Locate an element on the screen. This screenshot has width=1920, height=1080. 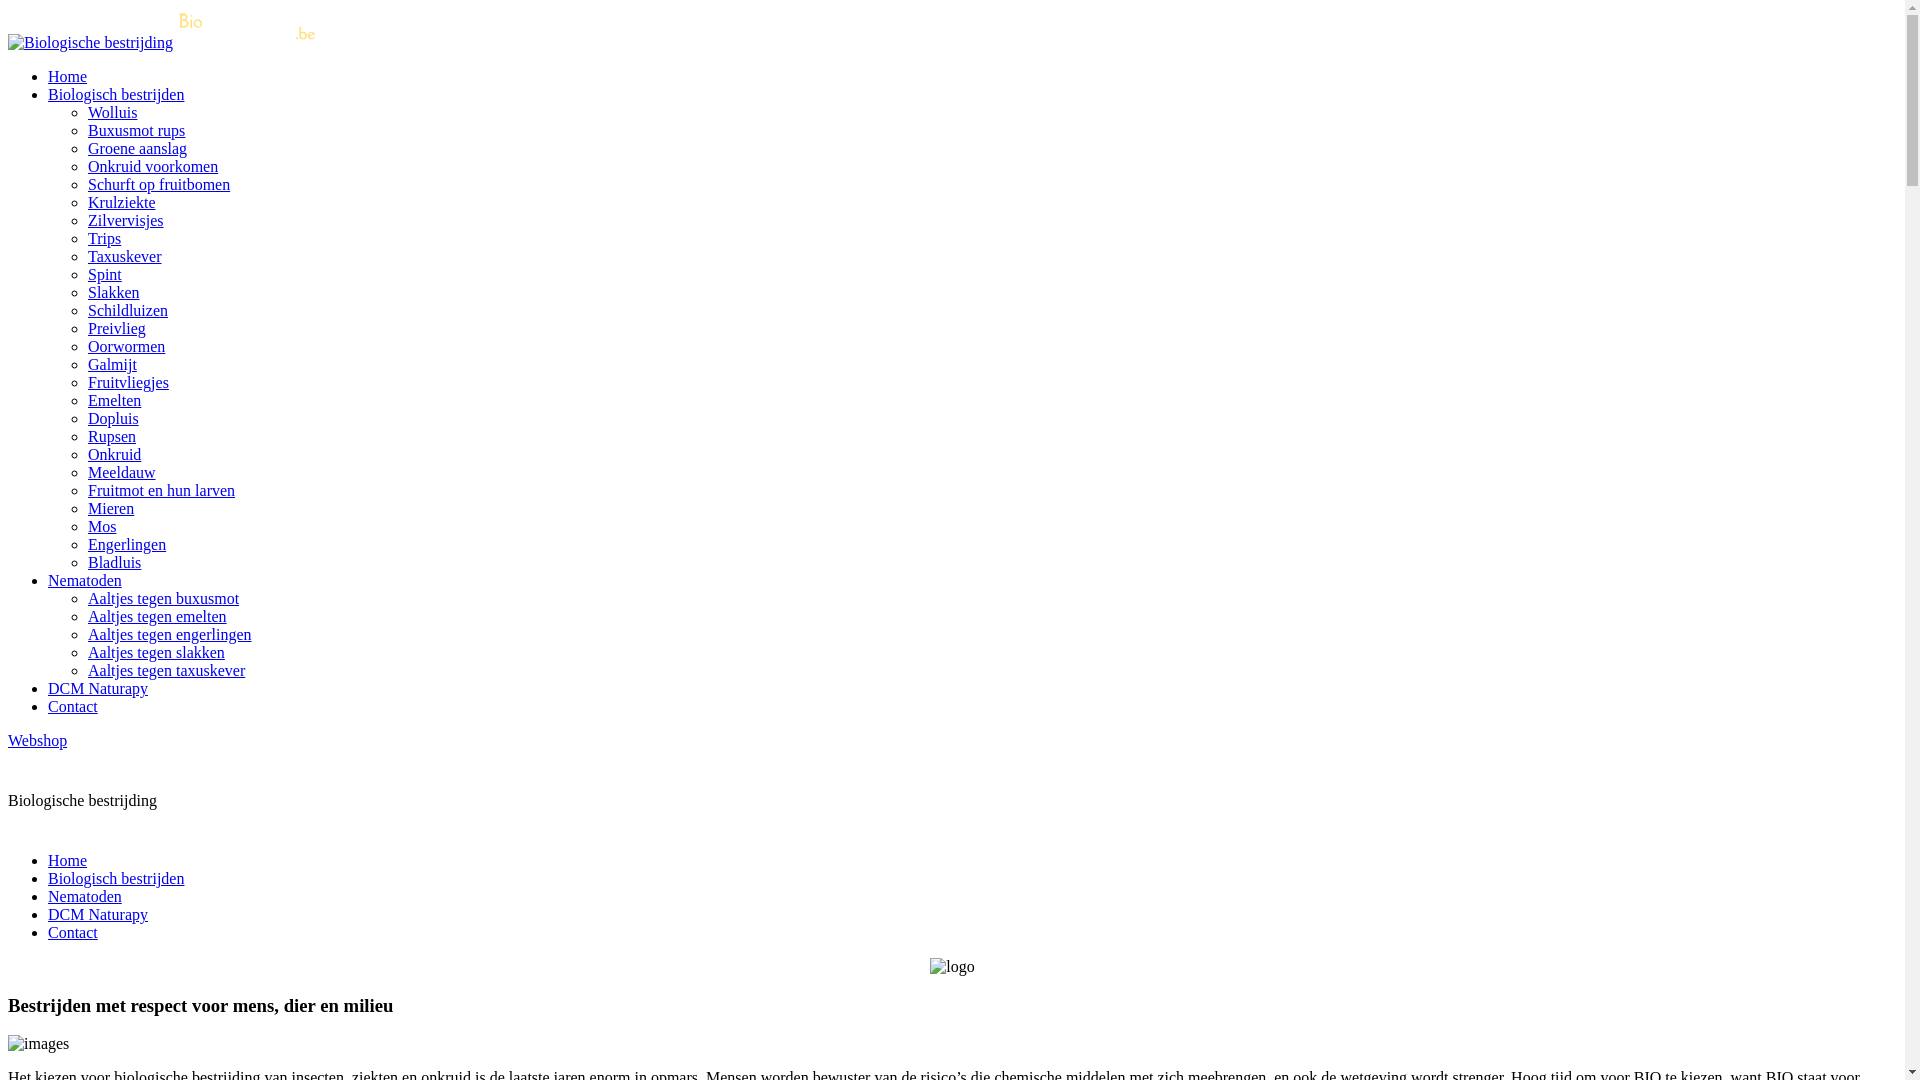
'Onkruid voorkomen' is located at coordinates (152, 165).